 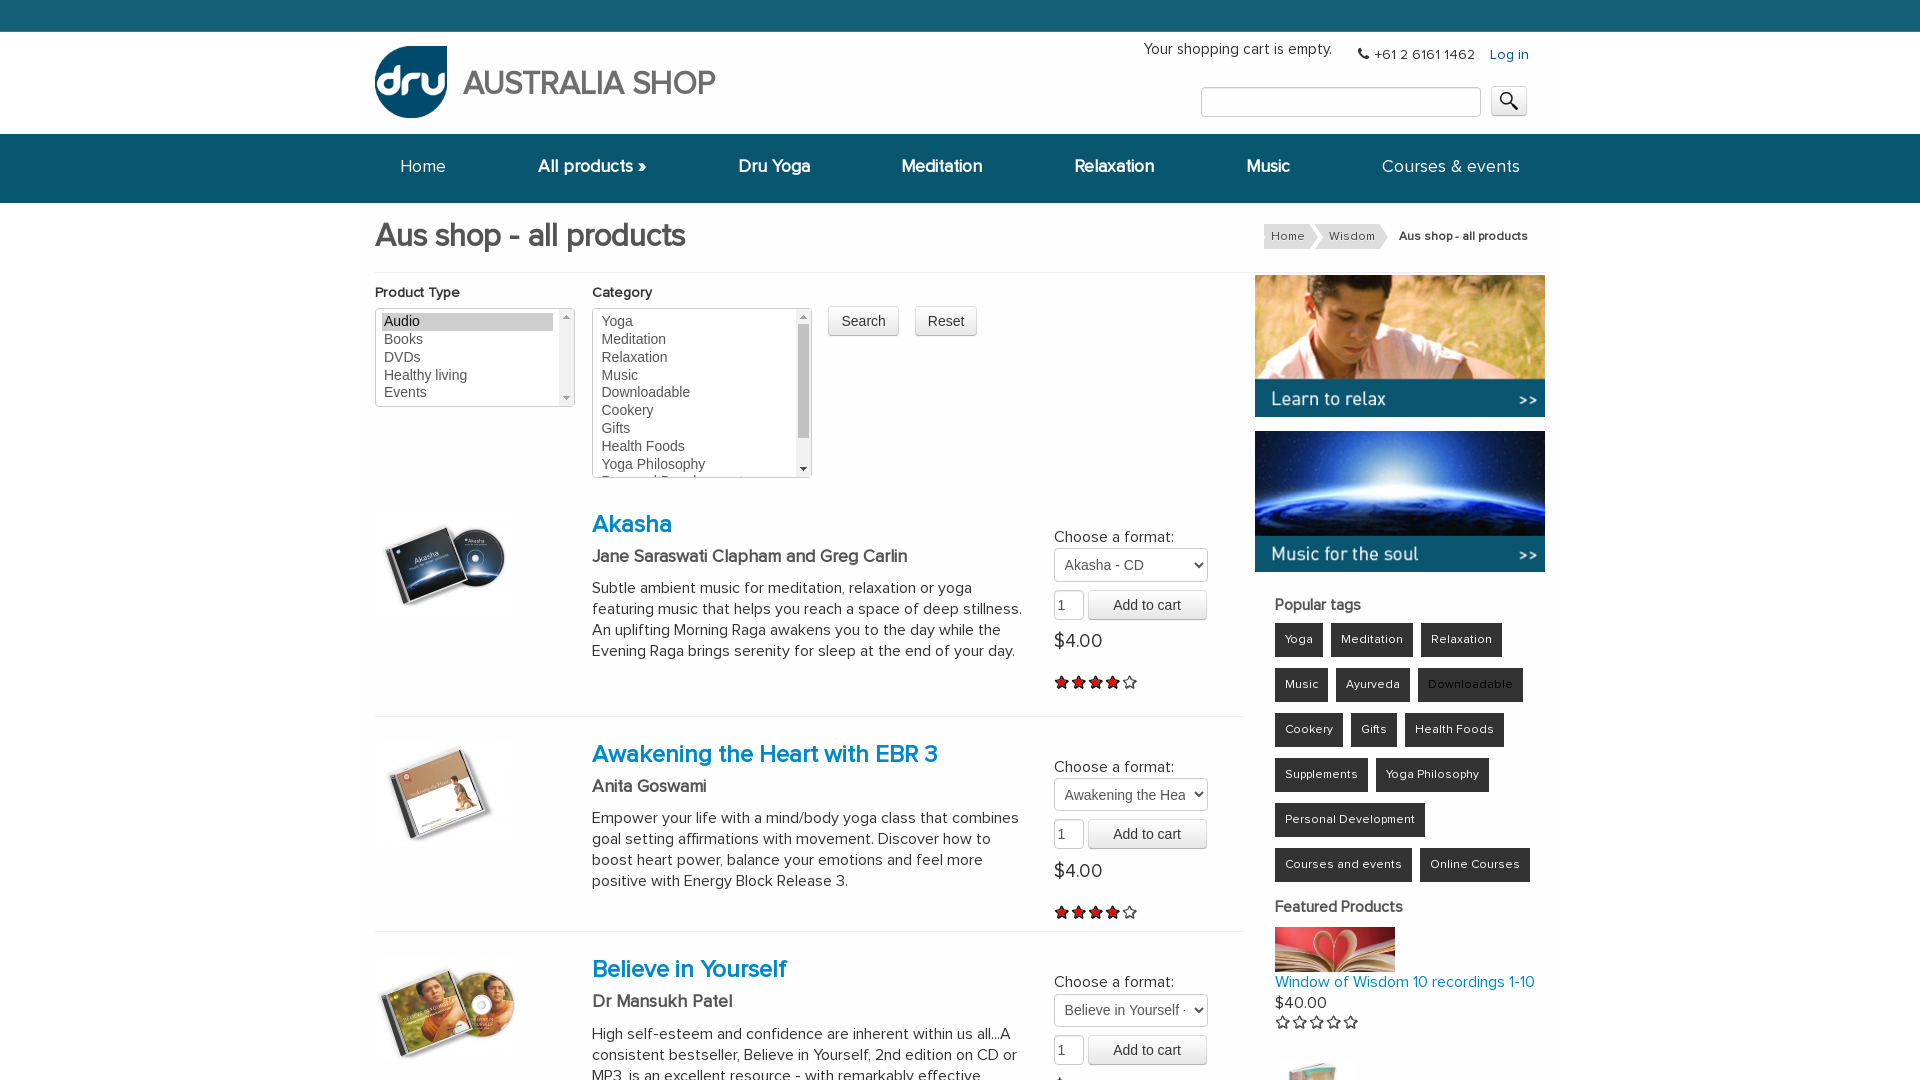 What do you see at coordinates (763, 755) in the screenshot?
I see `'Awakening the Heart with EBR 3'` at bounding box center [763, 755].